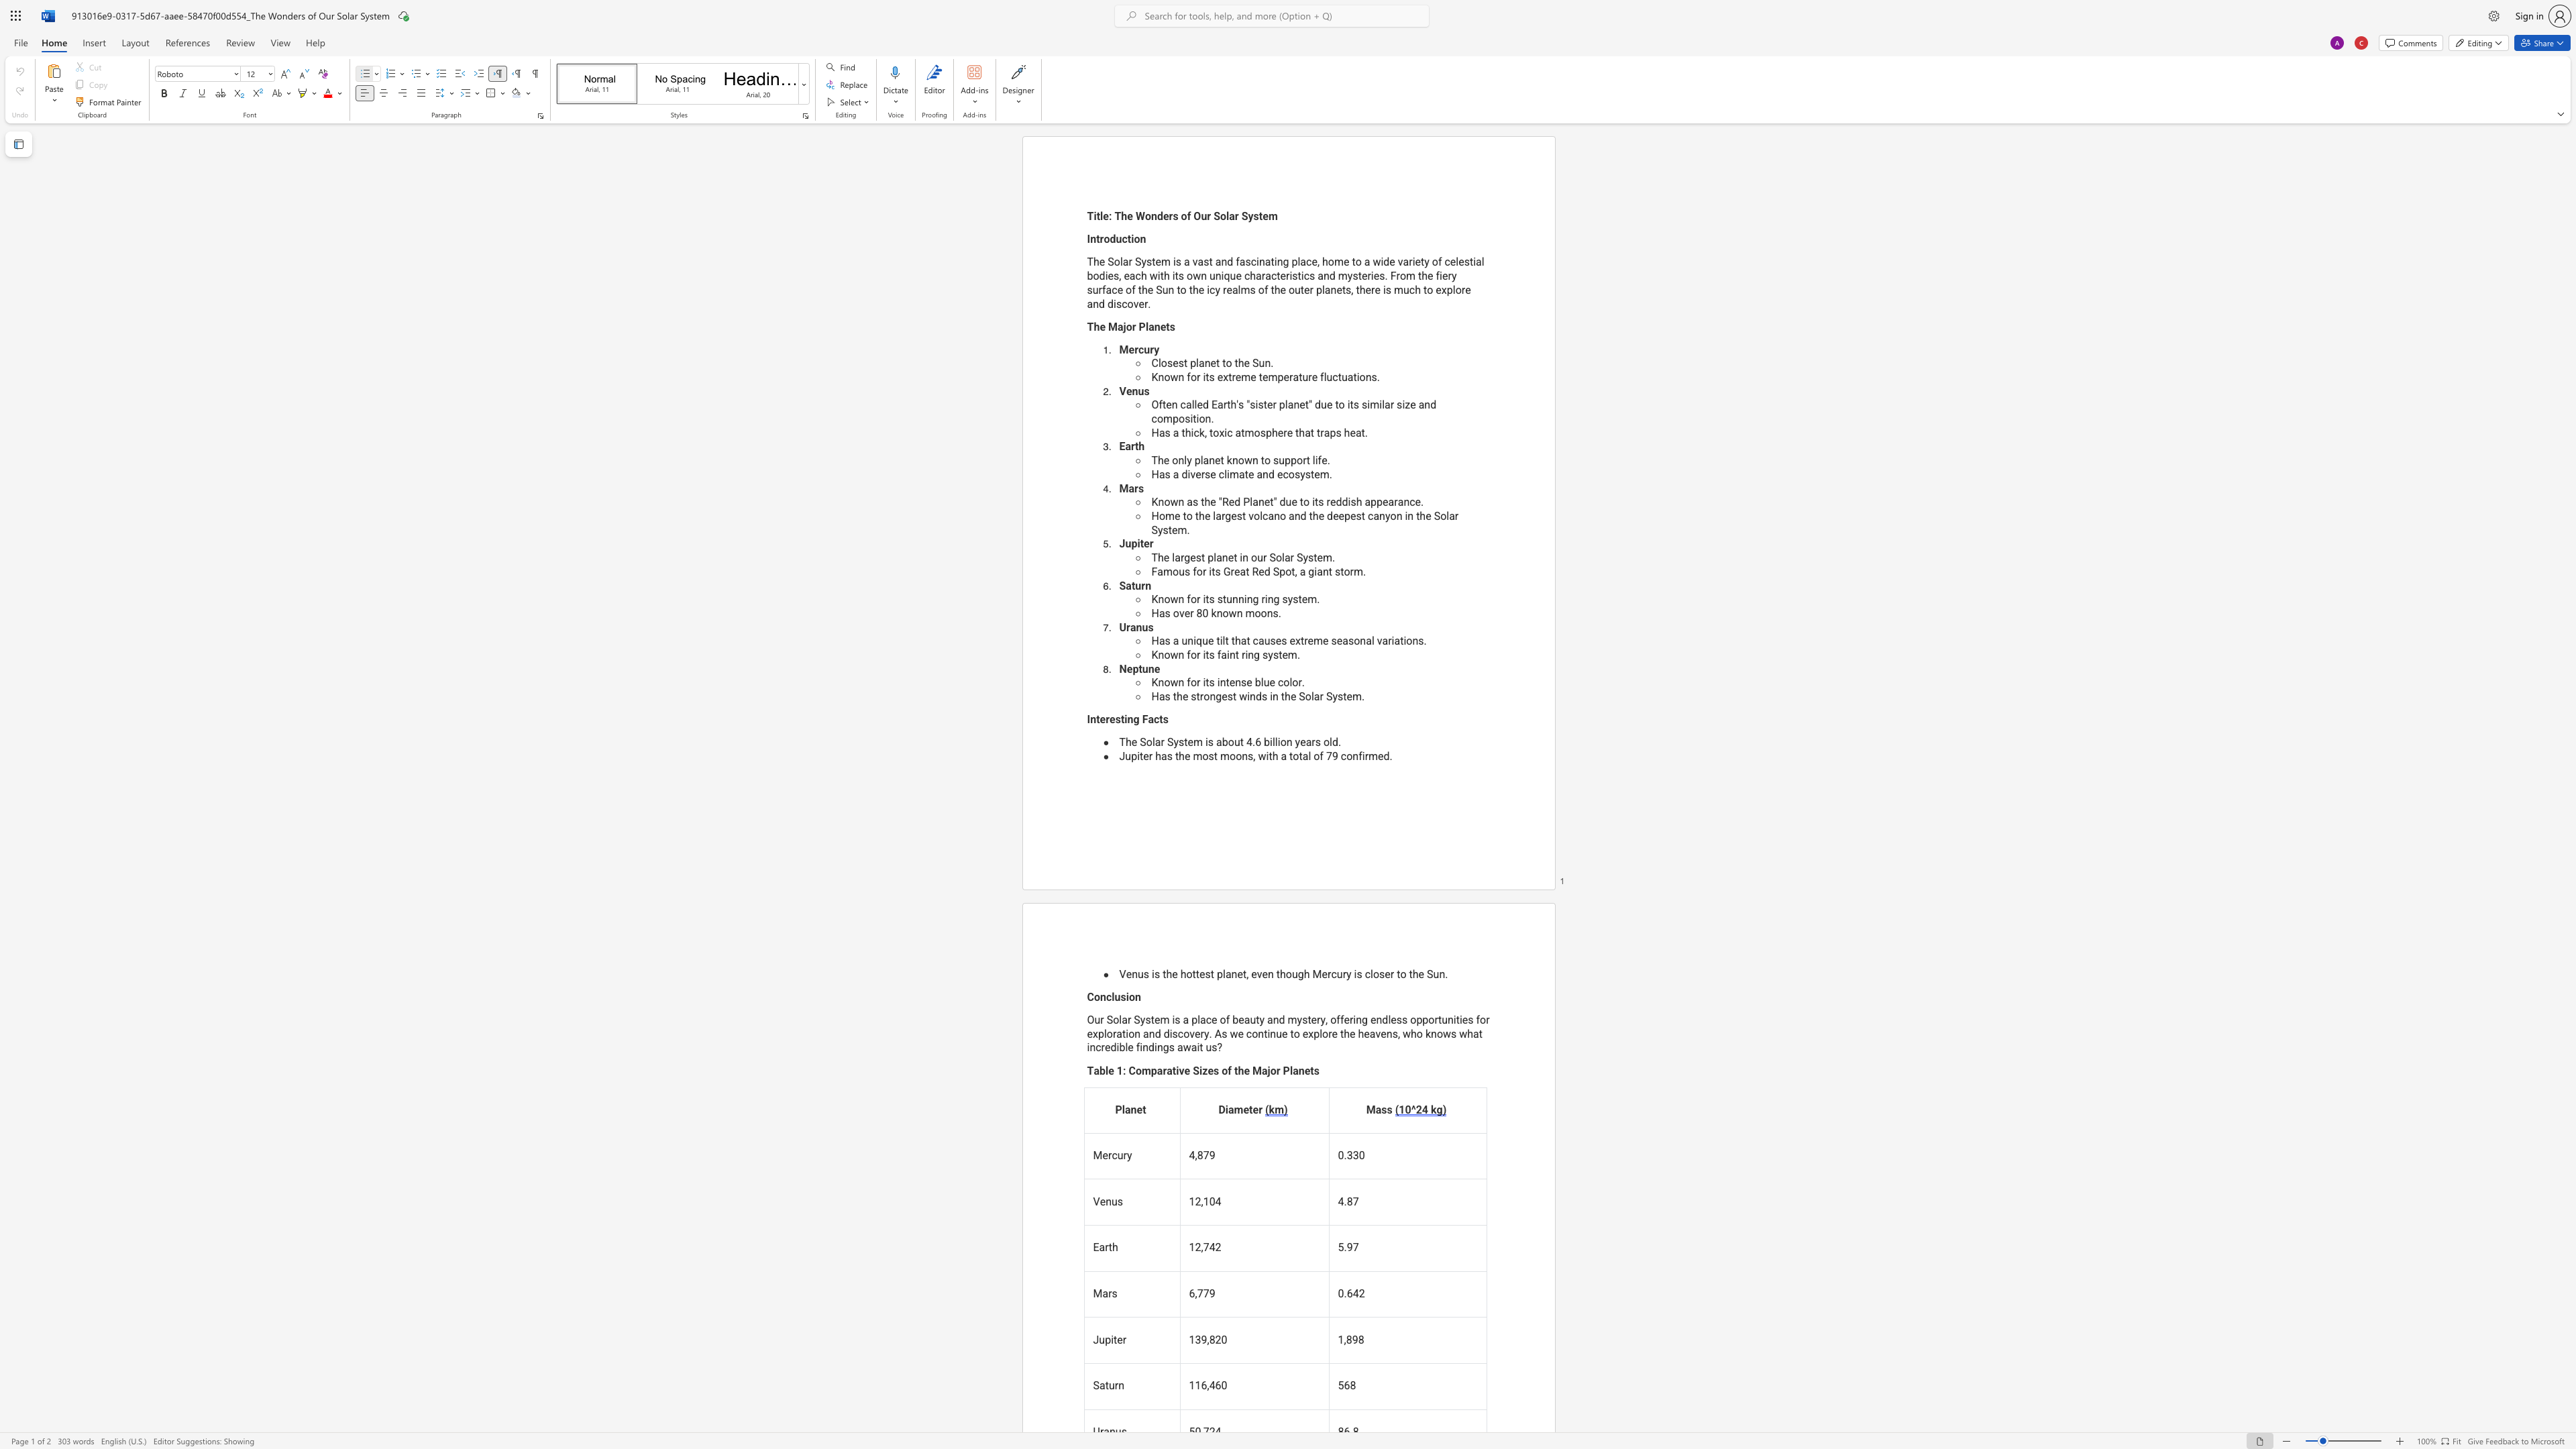 This screenshot has width=2576, height=1449. What do you see at coordinates (1208, 459) in the screenshot?
I see `the space between the continuous character "a" and "n" in the text` at bounding box center [1208, 459].